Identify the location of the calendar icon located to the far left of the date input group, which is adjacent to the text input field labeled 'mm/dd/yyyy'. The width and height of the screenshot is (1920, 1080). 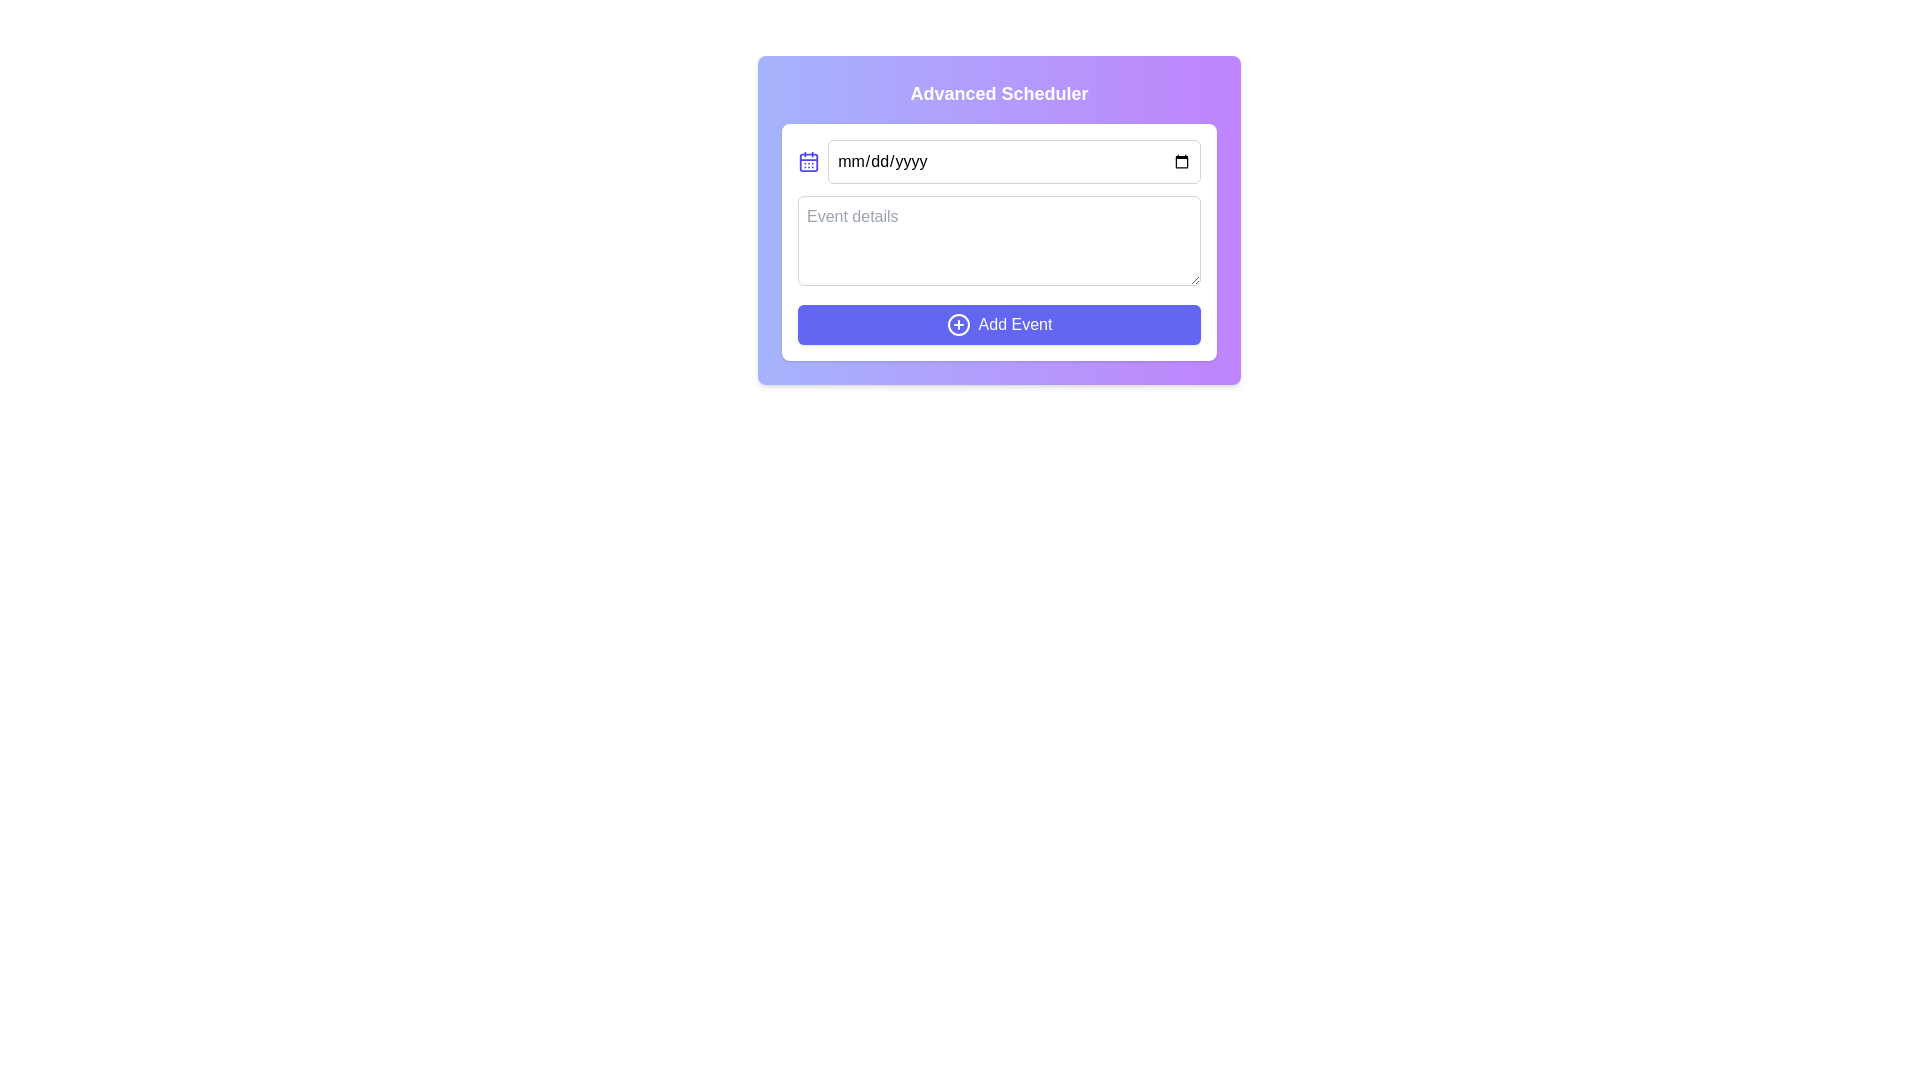
(809, 161).